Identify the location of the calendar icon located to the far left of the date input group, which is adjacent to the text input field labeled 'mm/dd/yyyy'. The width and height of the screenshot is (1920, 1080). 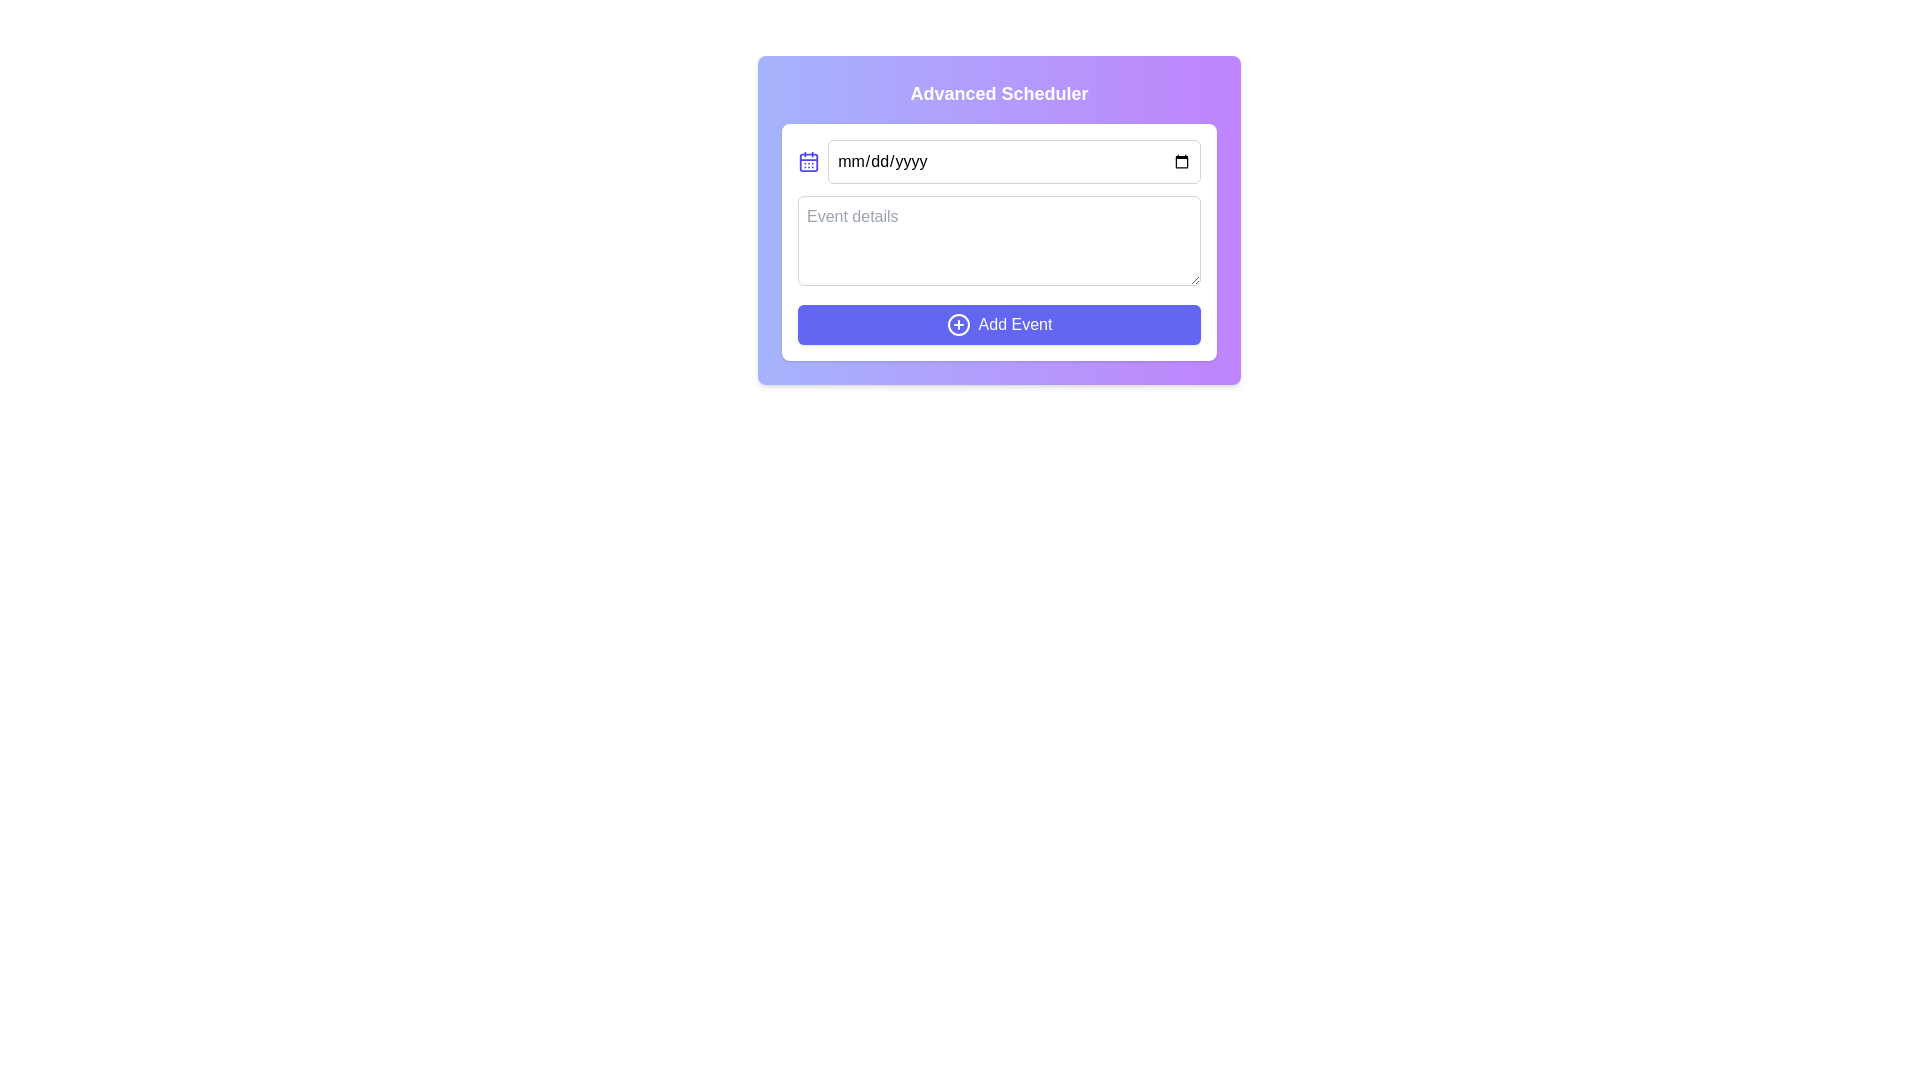
(809, 161).